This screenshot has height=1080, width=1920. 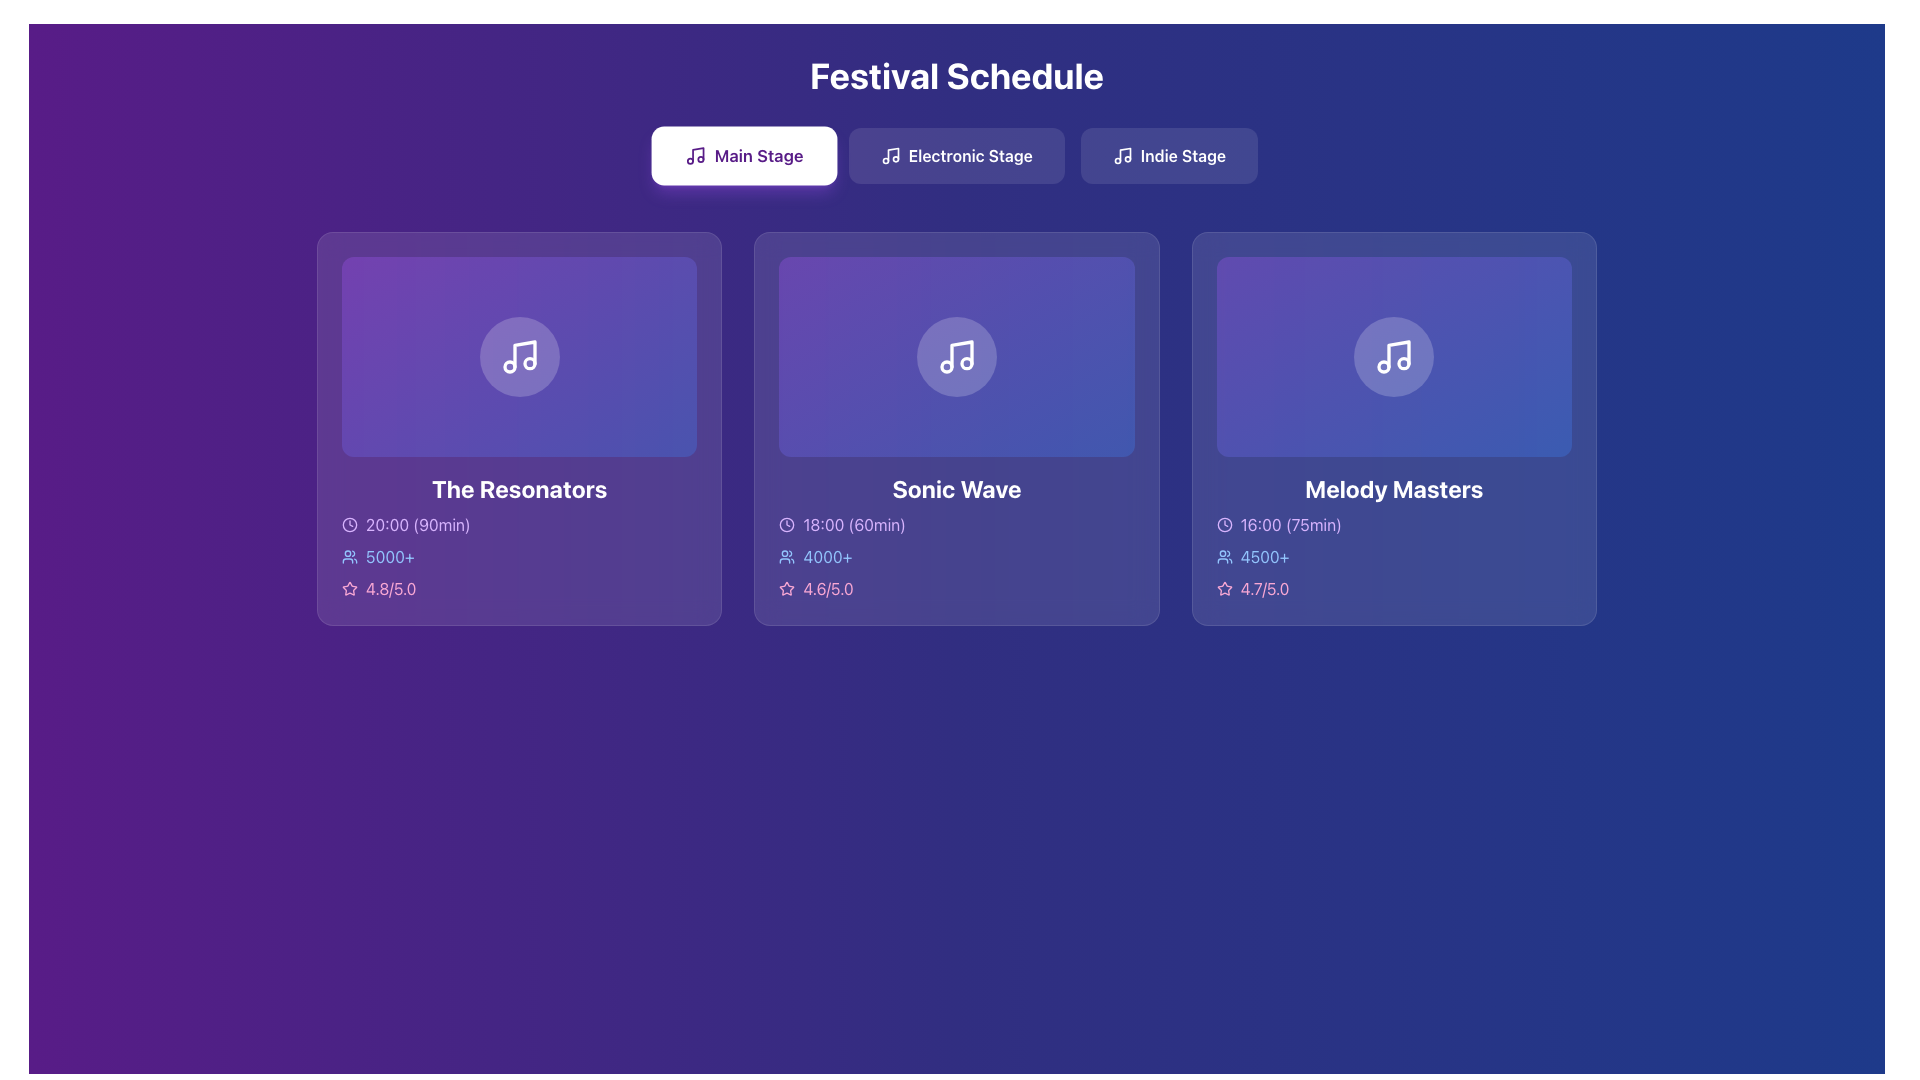 What do you see at coordinates (1393, 556) in the screenshot?
I see `the Information Card Segment that provides details about the scheduled time, duration, attendance count, and average rating for the event titled 'Melody Masters', located in the bottom-right section of the card` at bounding box center [1393, 556].